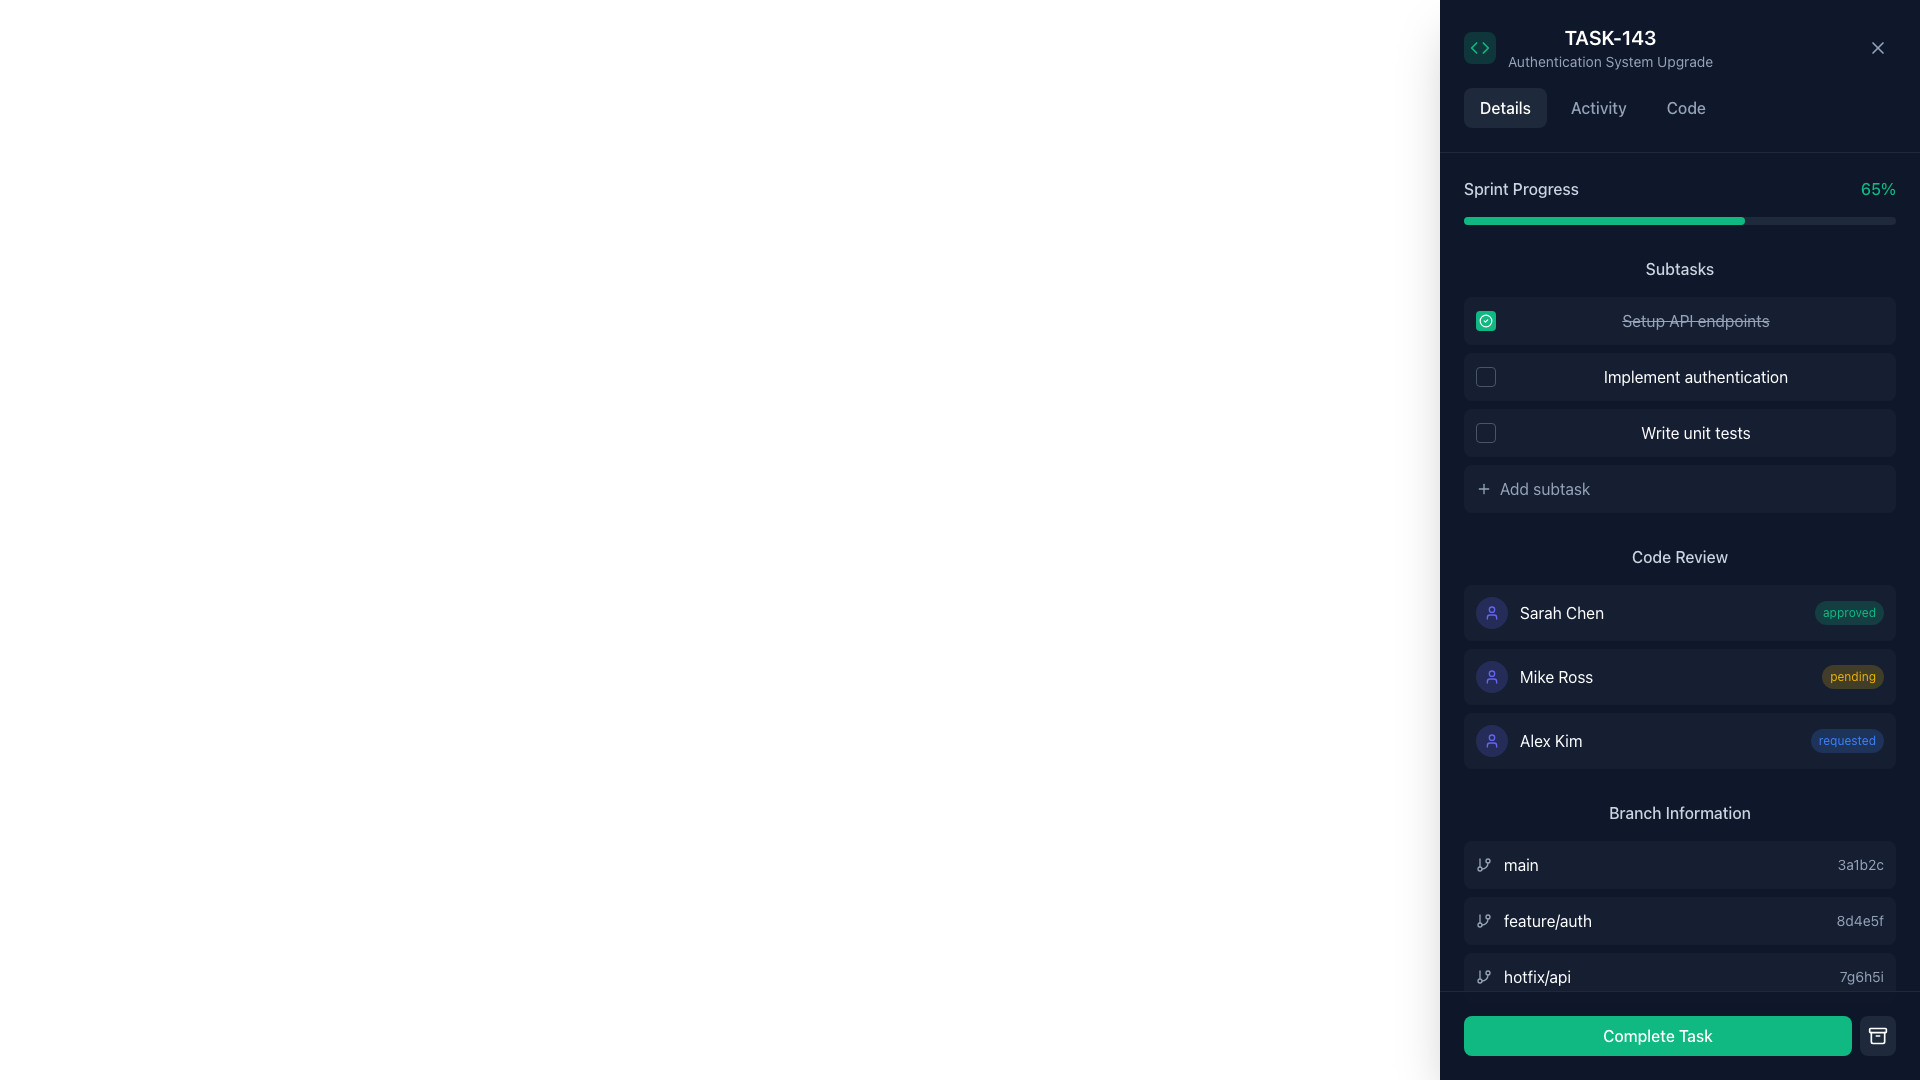  What do you see at coordinates (1752, 220) in the screenshot?
I see `progress value` at bounding box center [1752, 220].